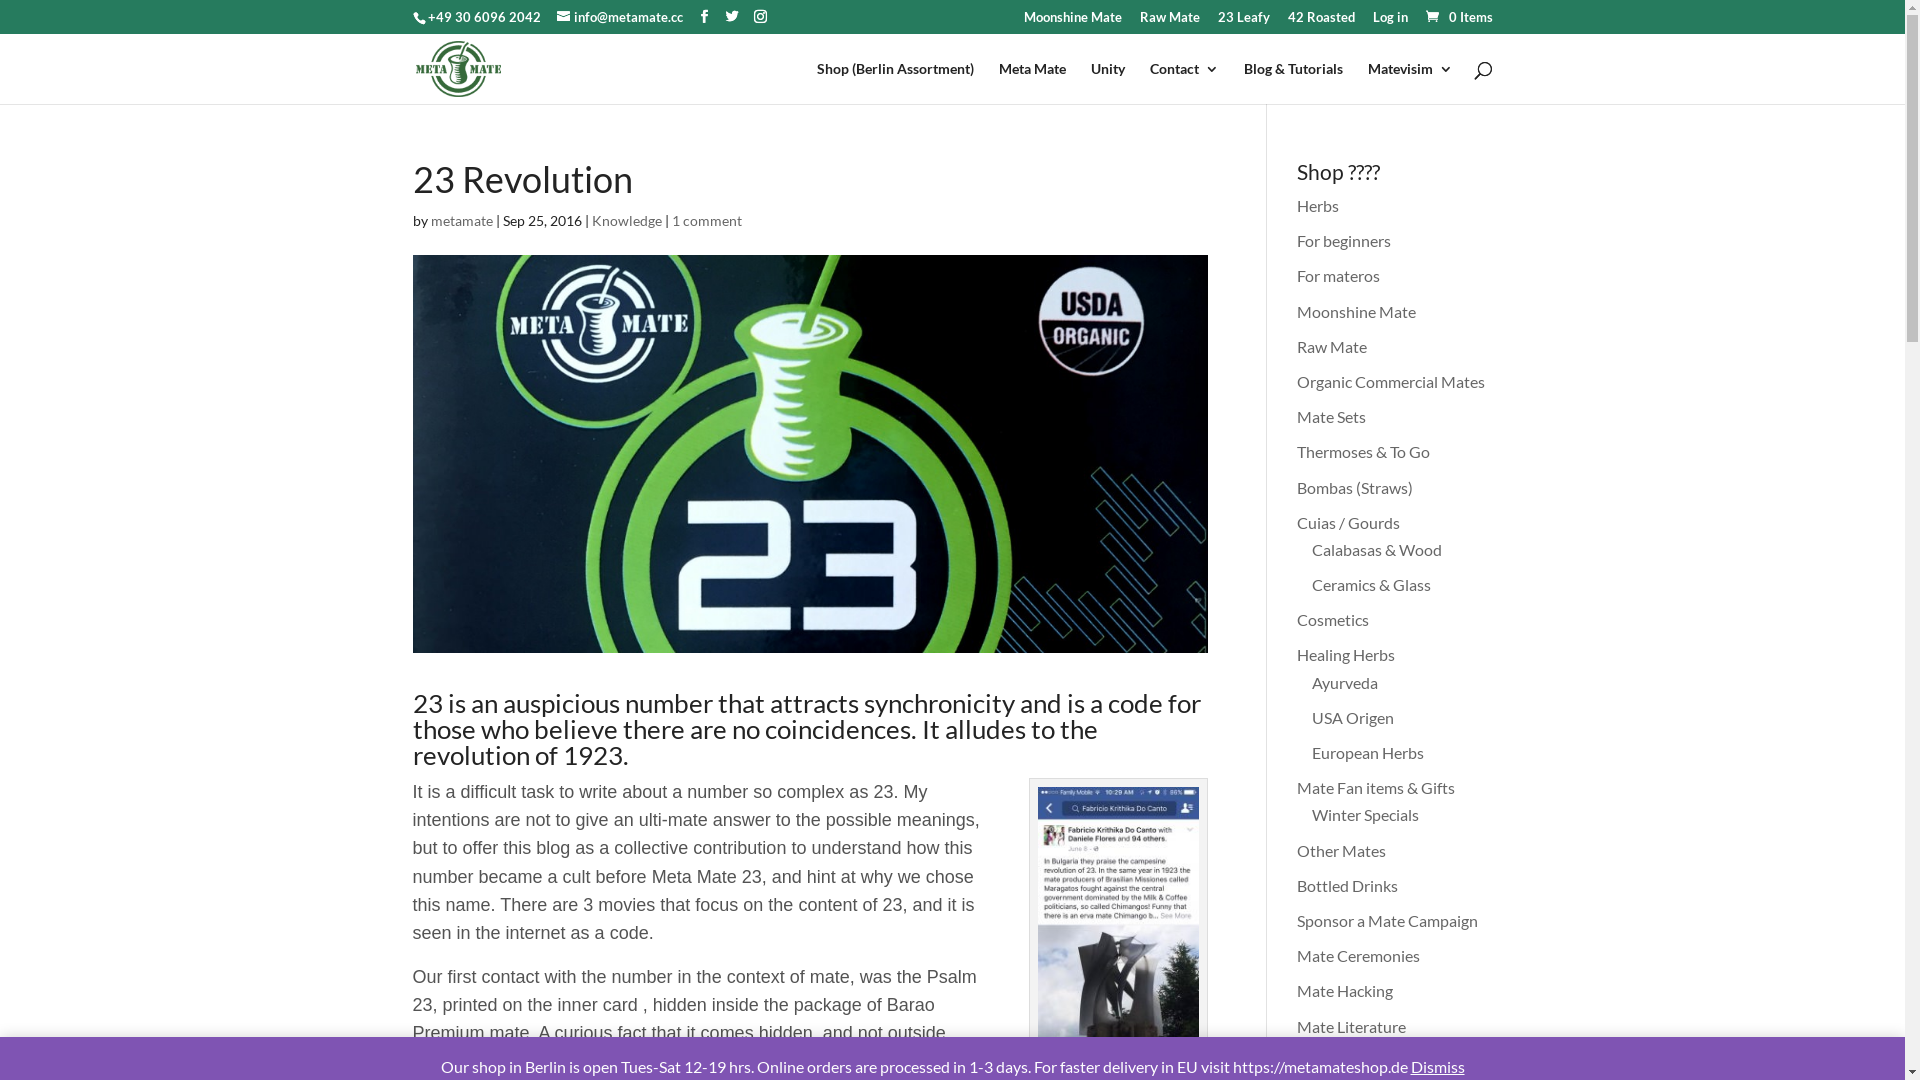 Image resolution: width=1920 pixels, height=1080 pixels. Describe the element at coordinates (1388, 22) in the screenshot. I see `'Log in'` at that location.